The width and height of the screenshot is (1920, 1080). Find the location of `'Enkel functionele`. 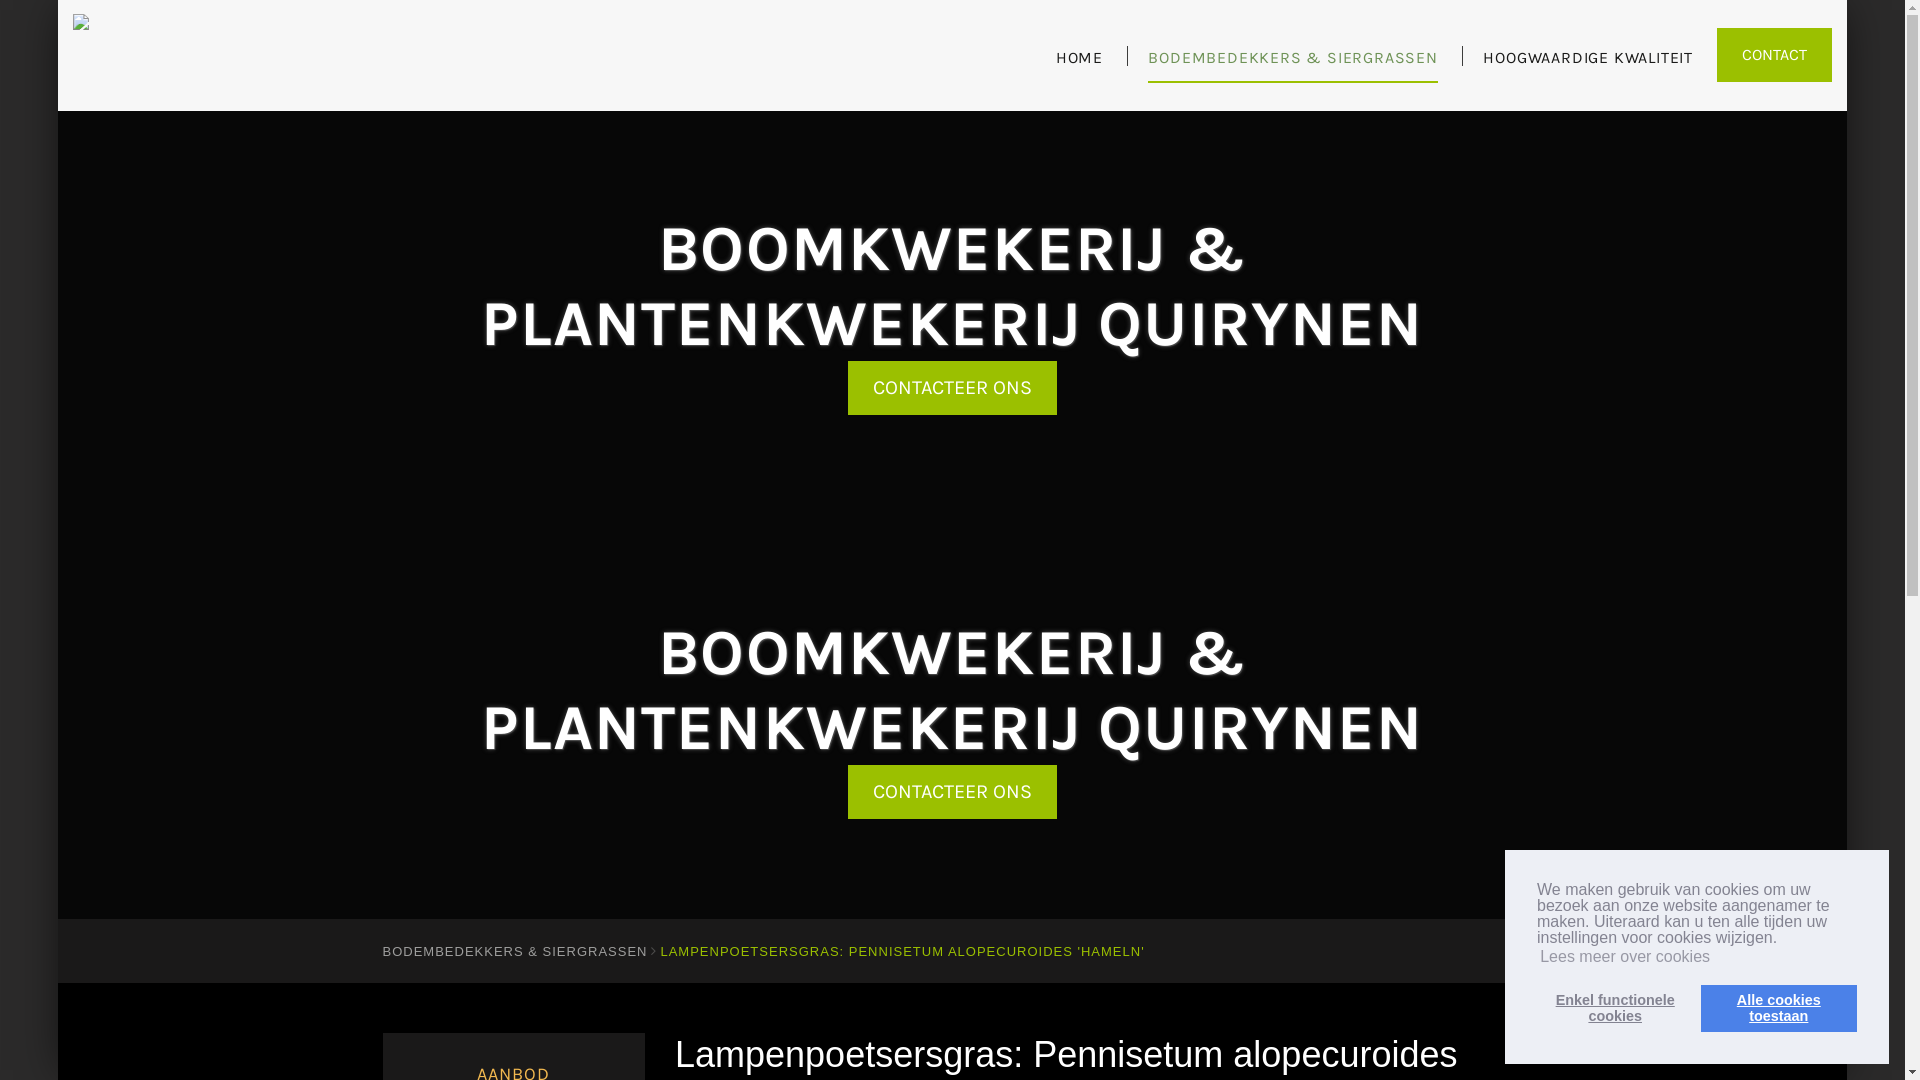

'Enkel functionele is located at coordinates (1535, 1007).